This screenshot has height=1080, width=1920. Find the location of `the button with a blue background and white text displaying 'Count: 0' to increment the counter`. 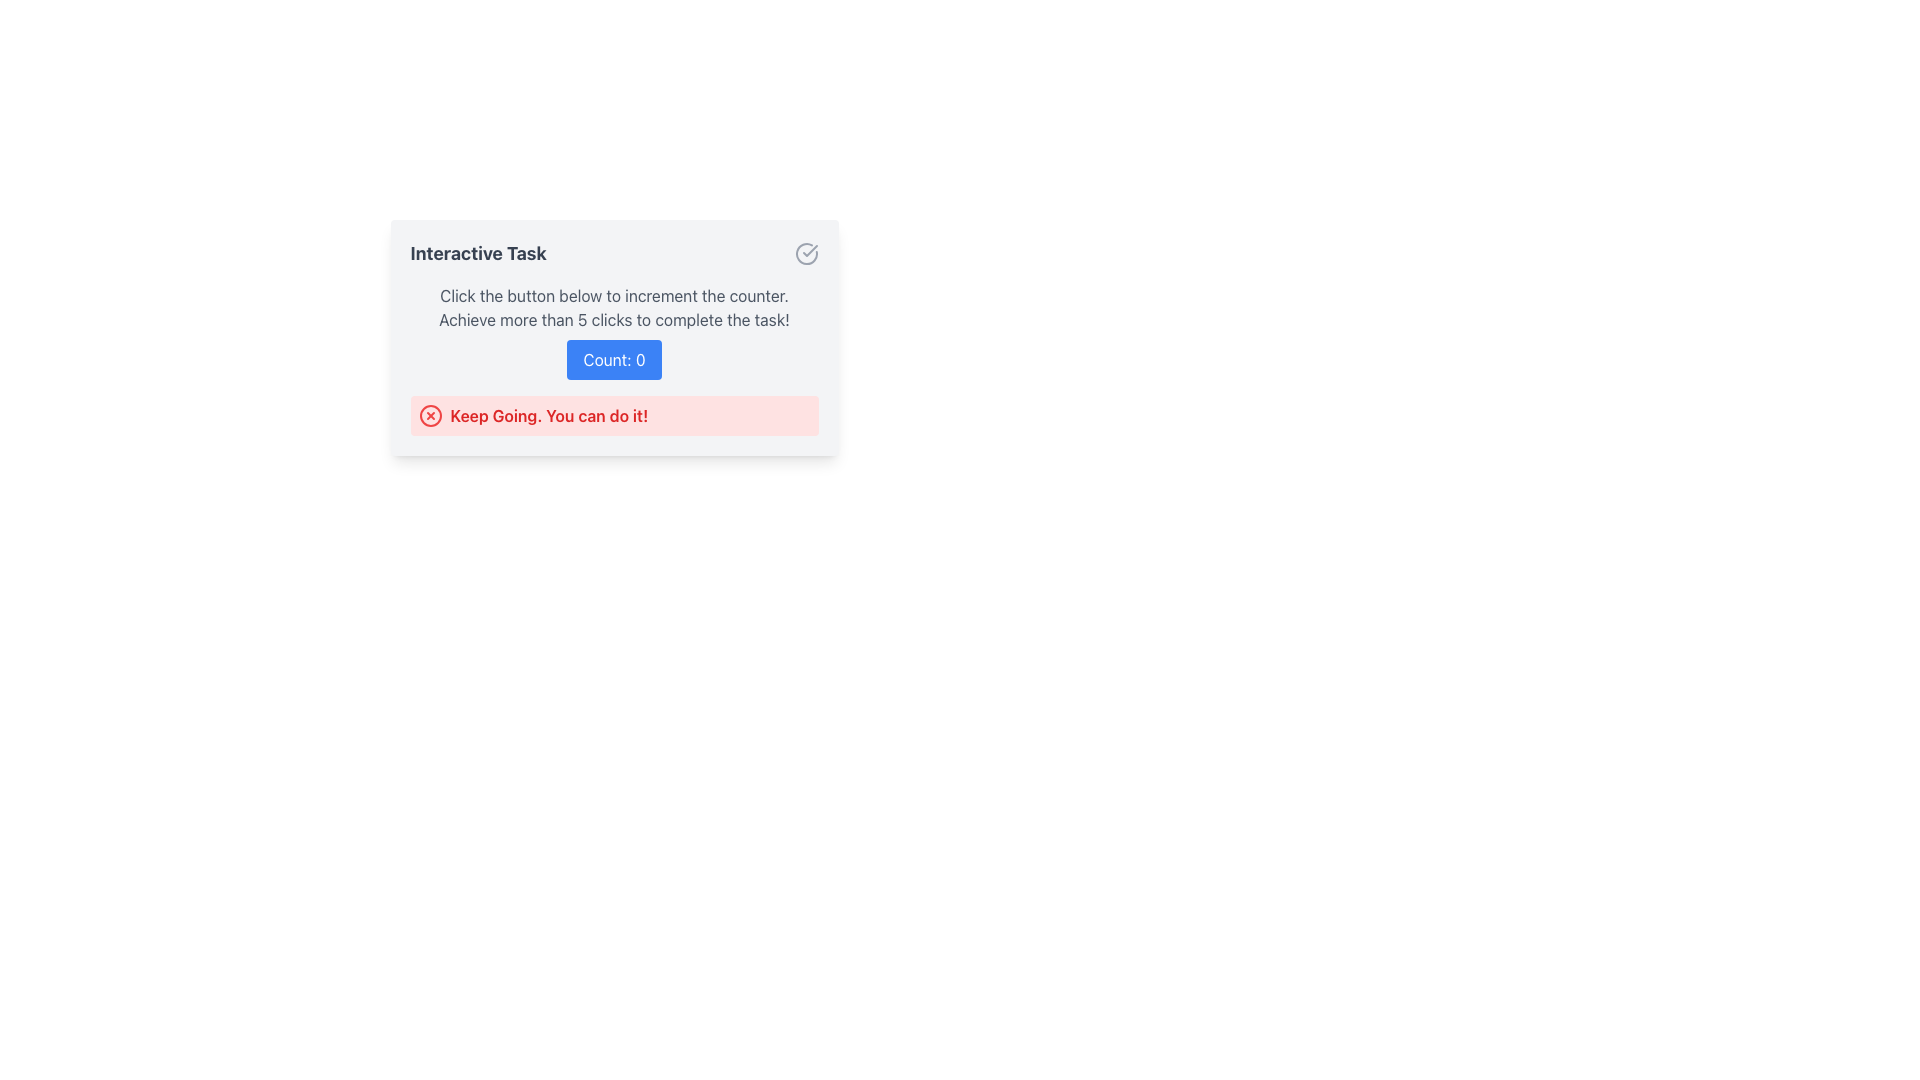

the button with a blue background and white text displaying 'Count: 0' to increment the counter is located at coordinates (613, 358).